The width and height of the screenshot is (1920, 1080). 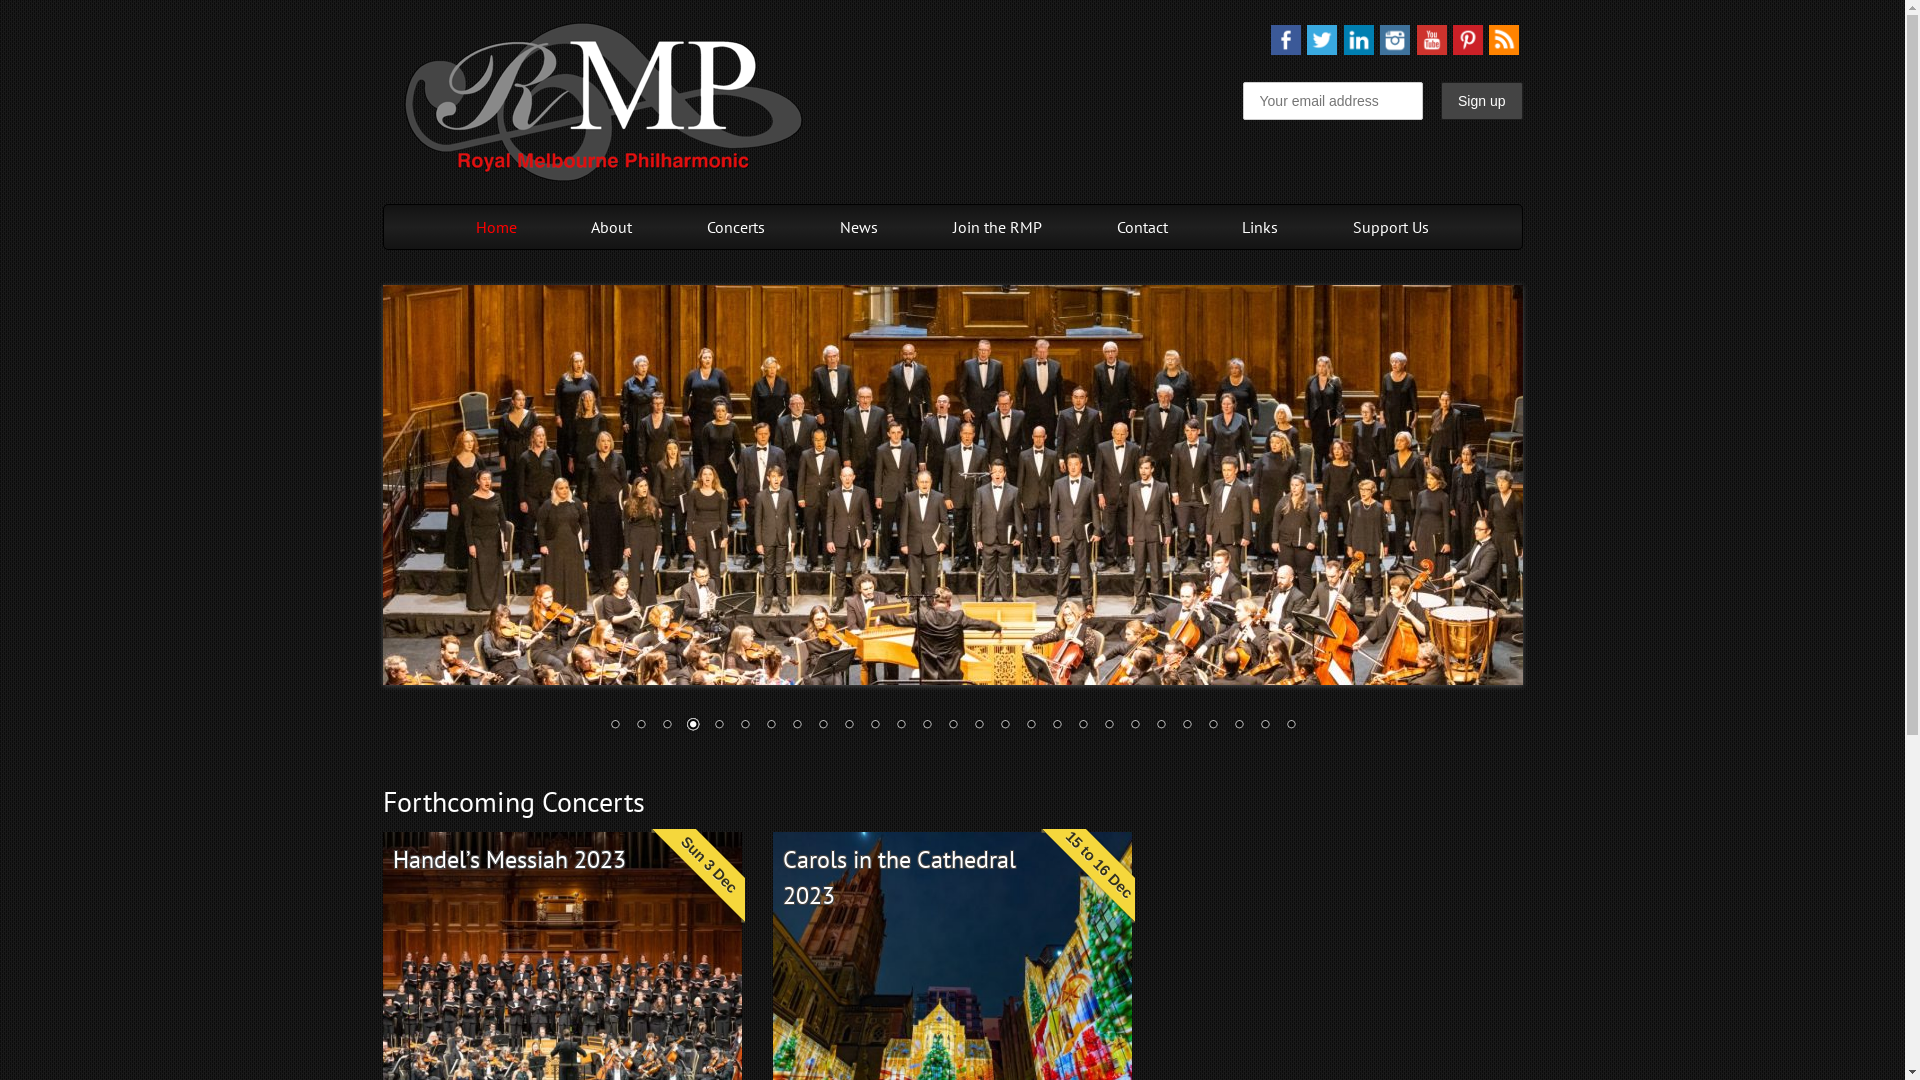 I want to click on '26', so click(x=1252, y=725).